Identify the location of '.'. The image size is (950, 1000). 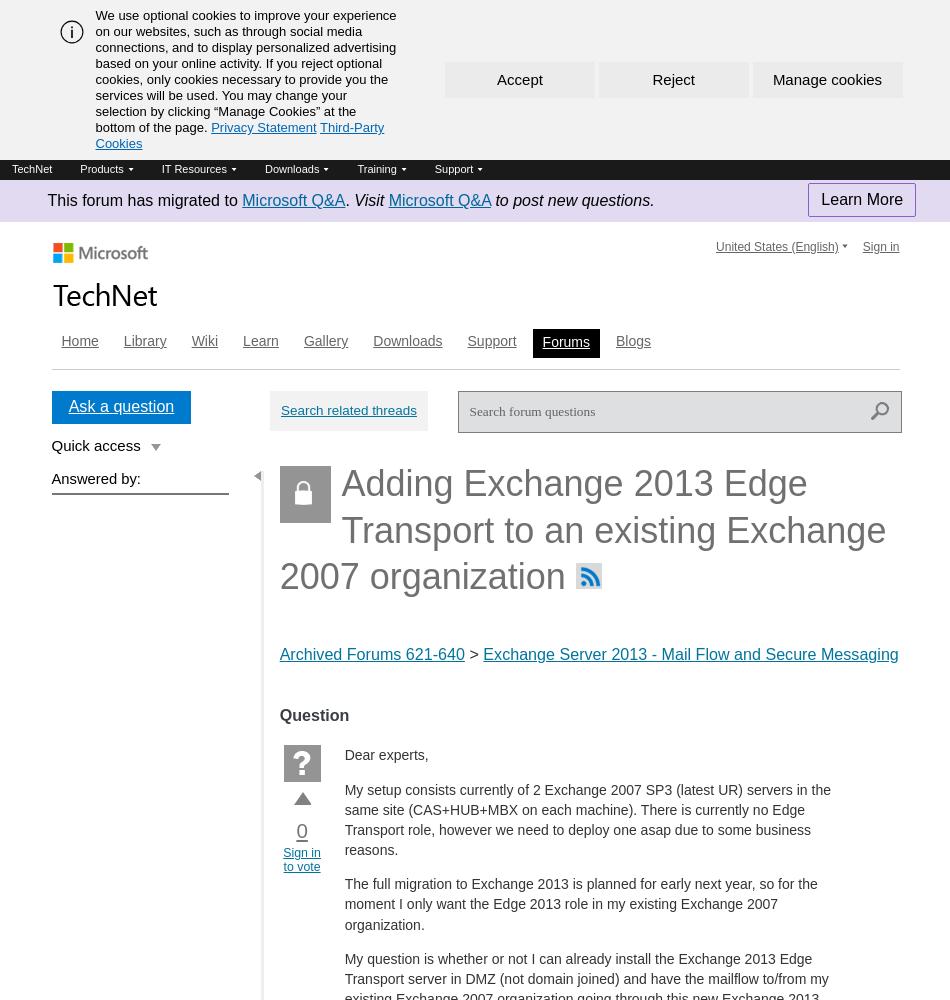
(344, 199).